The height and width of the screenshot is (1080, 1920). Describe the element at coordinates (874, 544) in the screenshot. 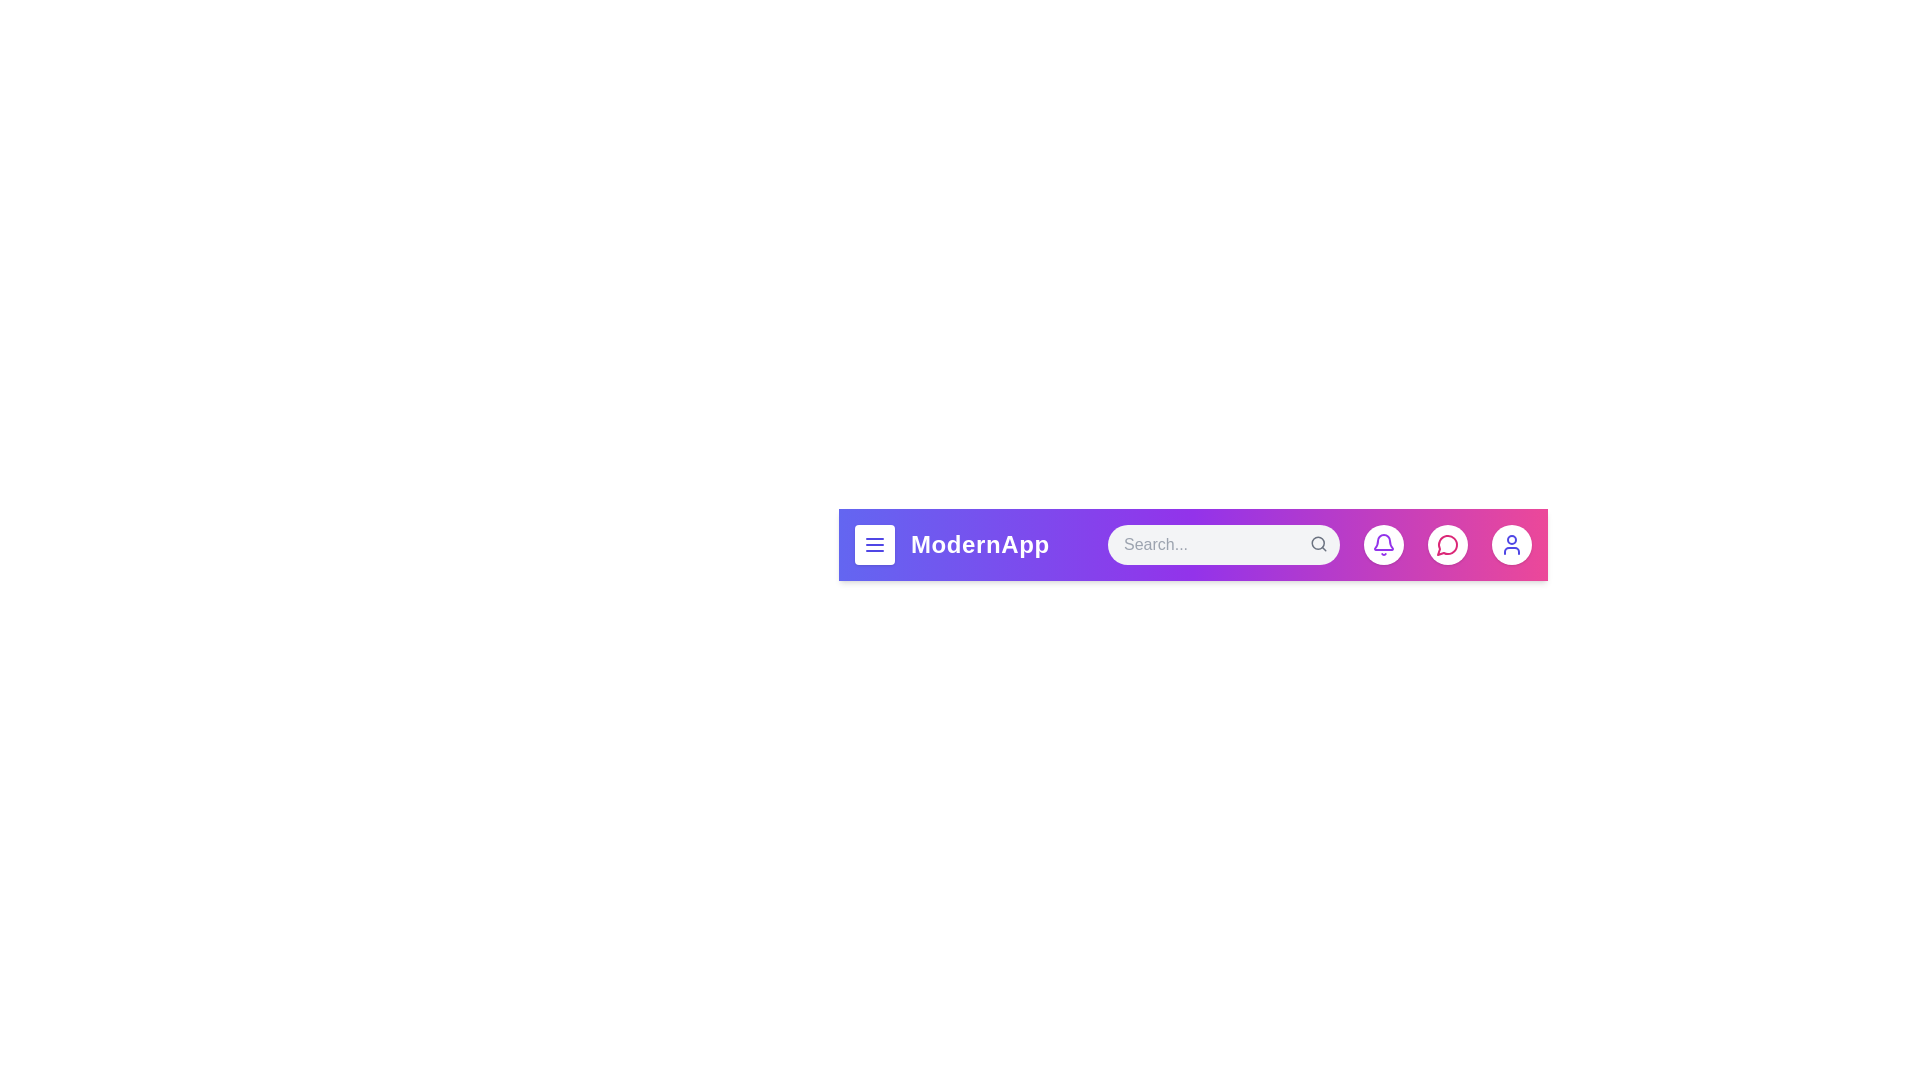

I see `the menu button to open the menu` at that location.